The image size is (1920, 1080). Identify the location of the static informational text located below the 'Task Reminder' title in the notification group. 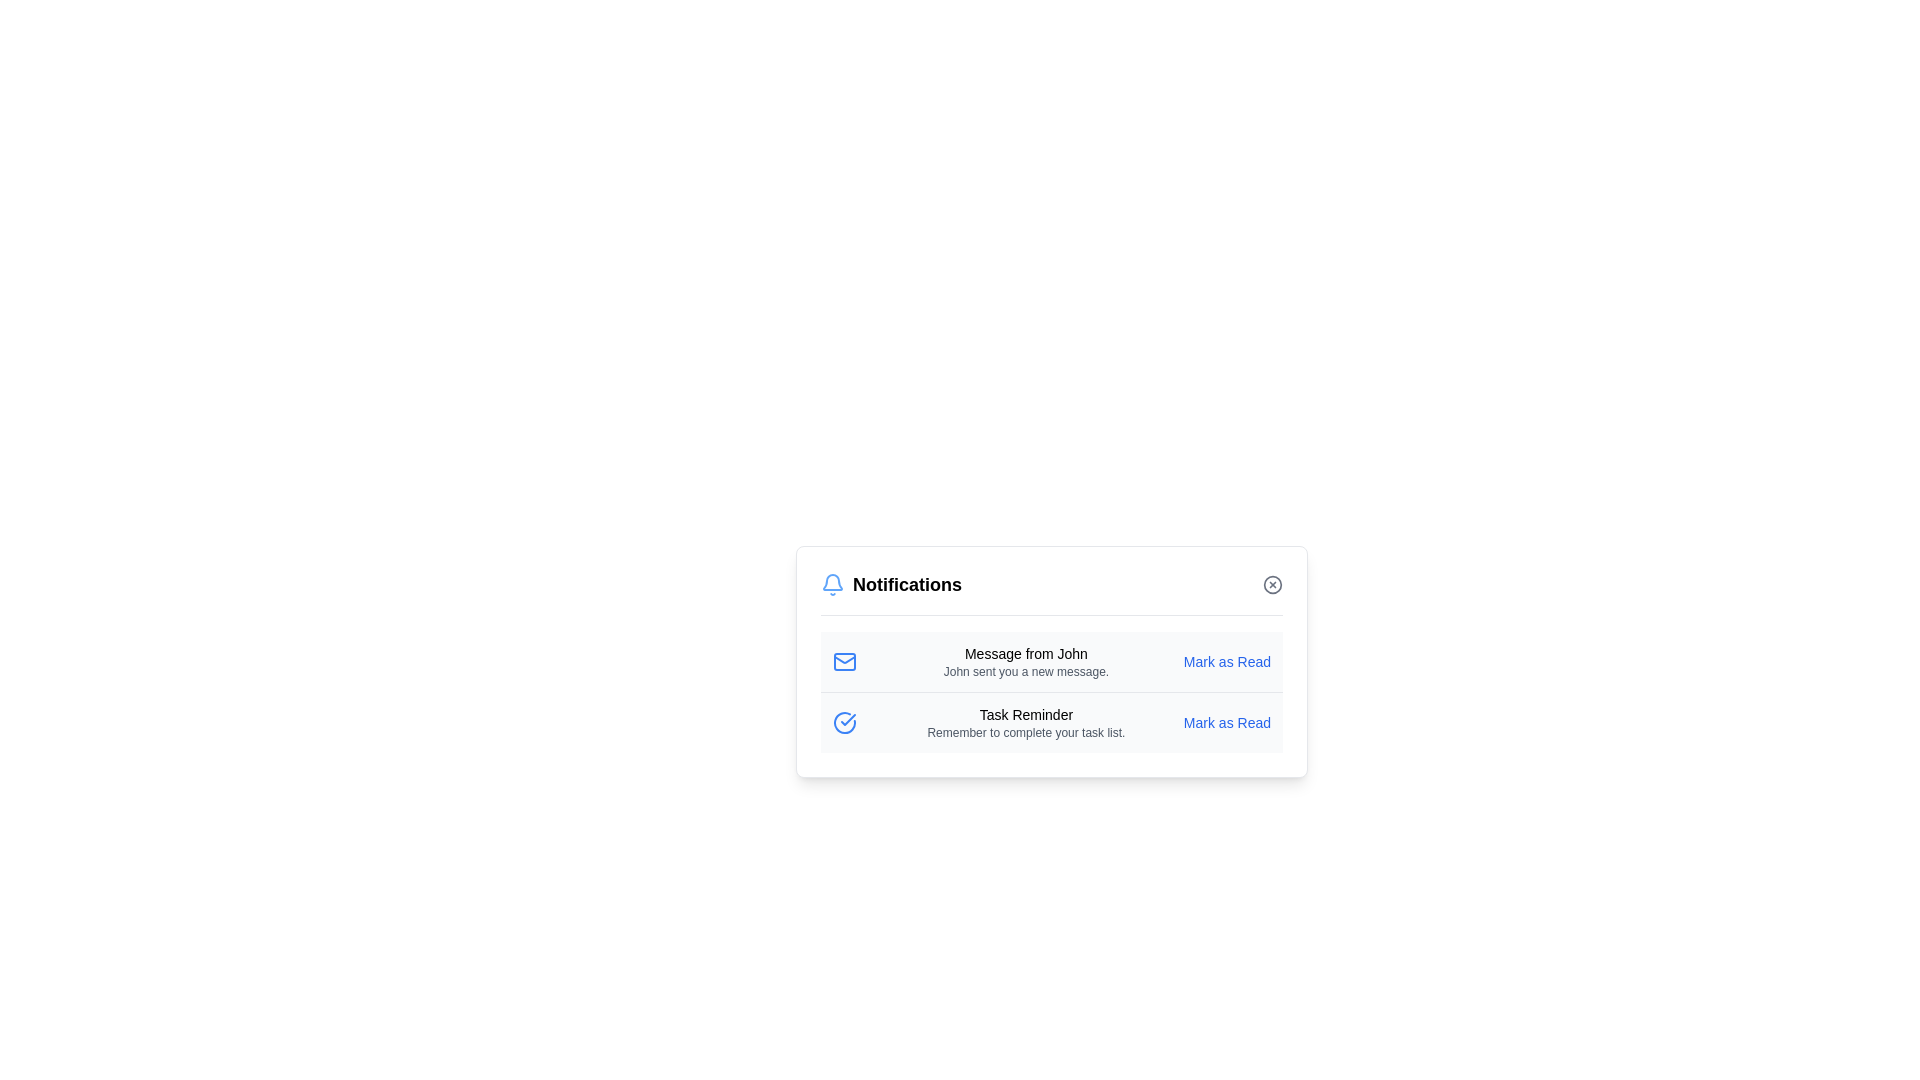
(1026, 732).